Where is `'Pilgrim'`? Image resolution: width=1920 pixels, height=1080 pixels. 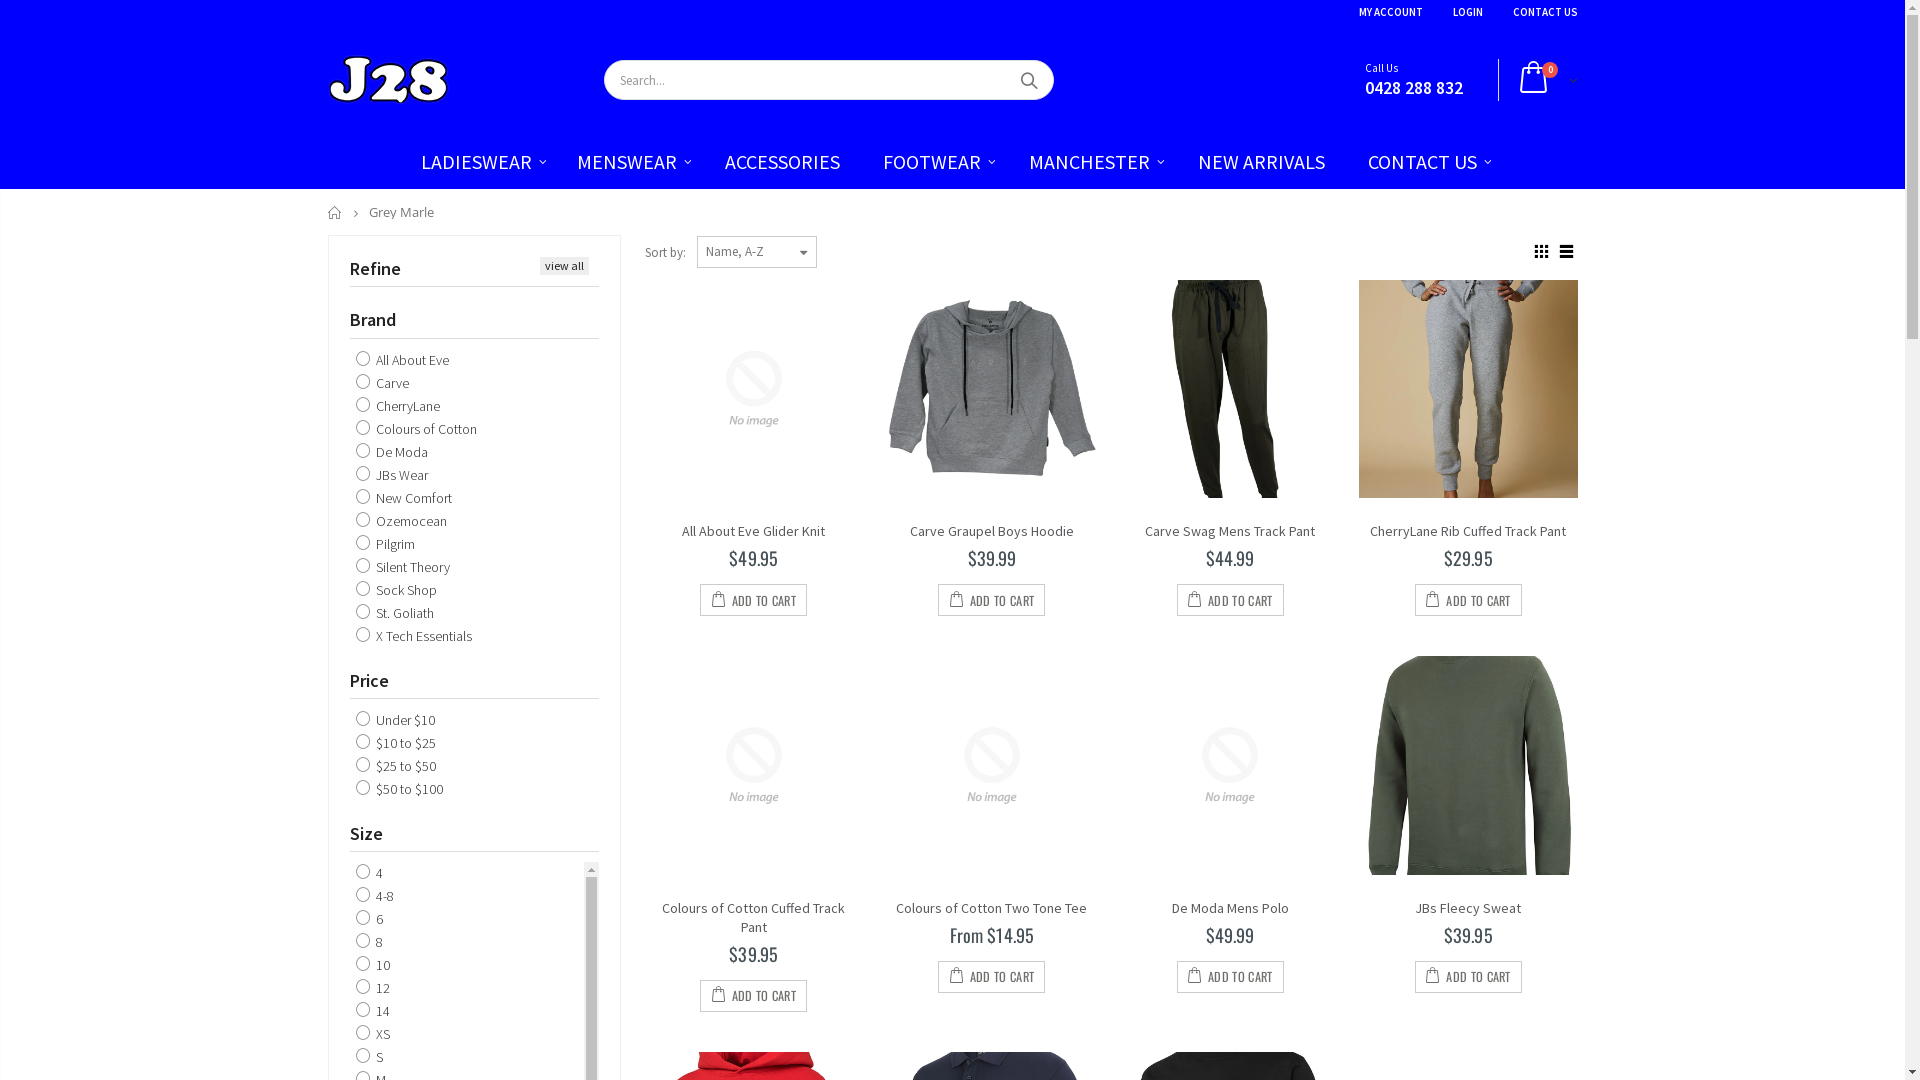 'Pilgrim' is located at coordinates (355, 543).